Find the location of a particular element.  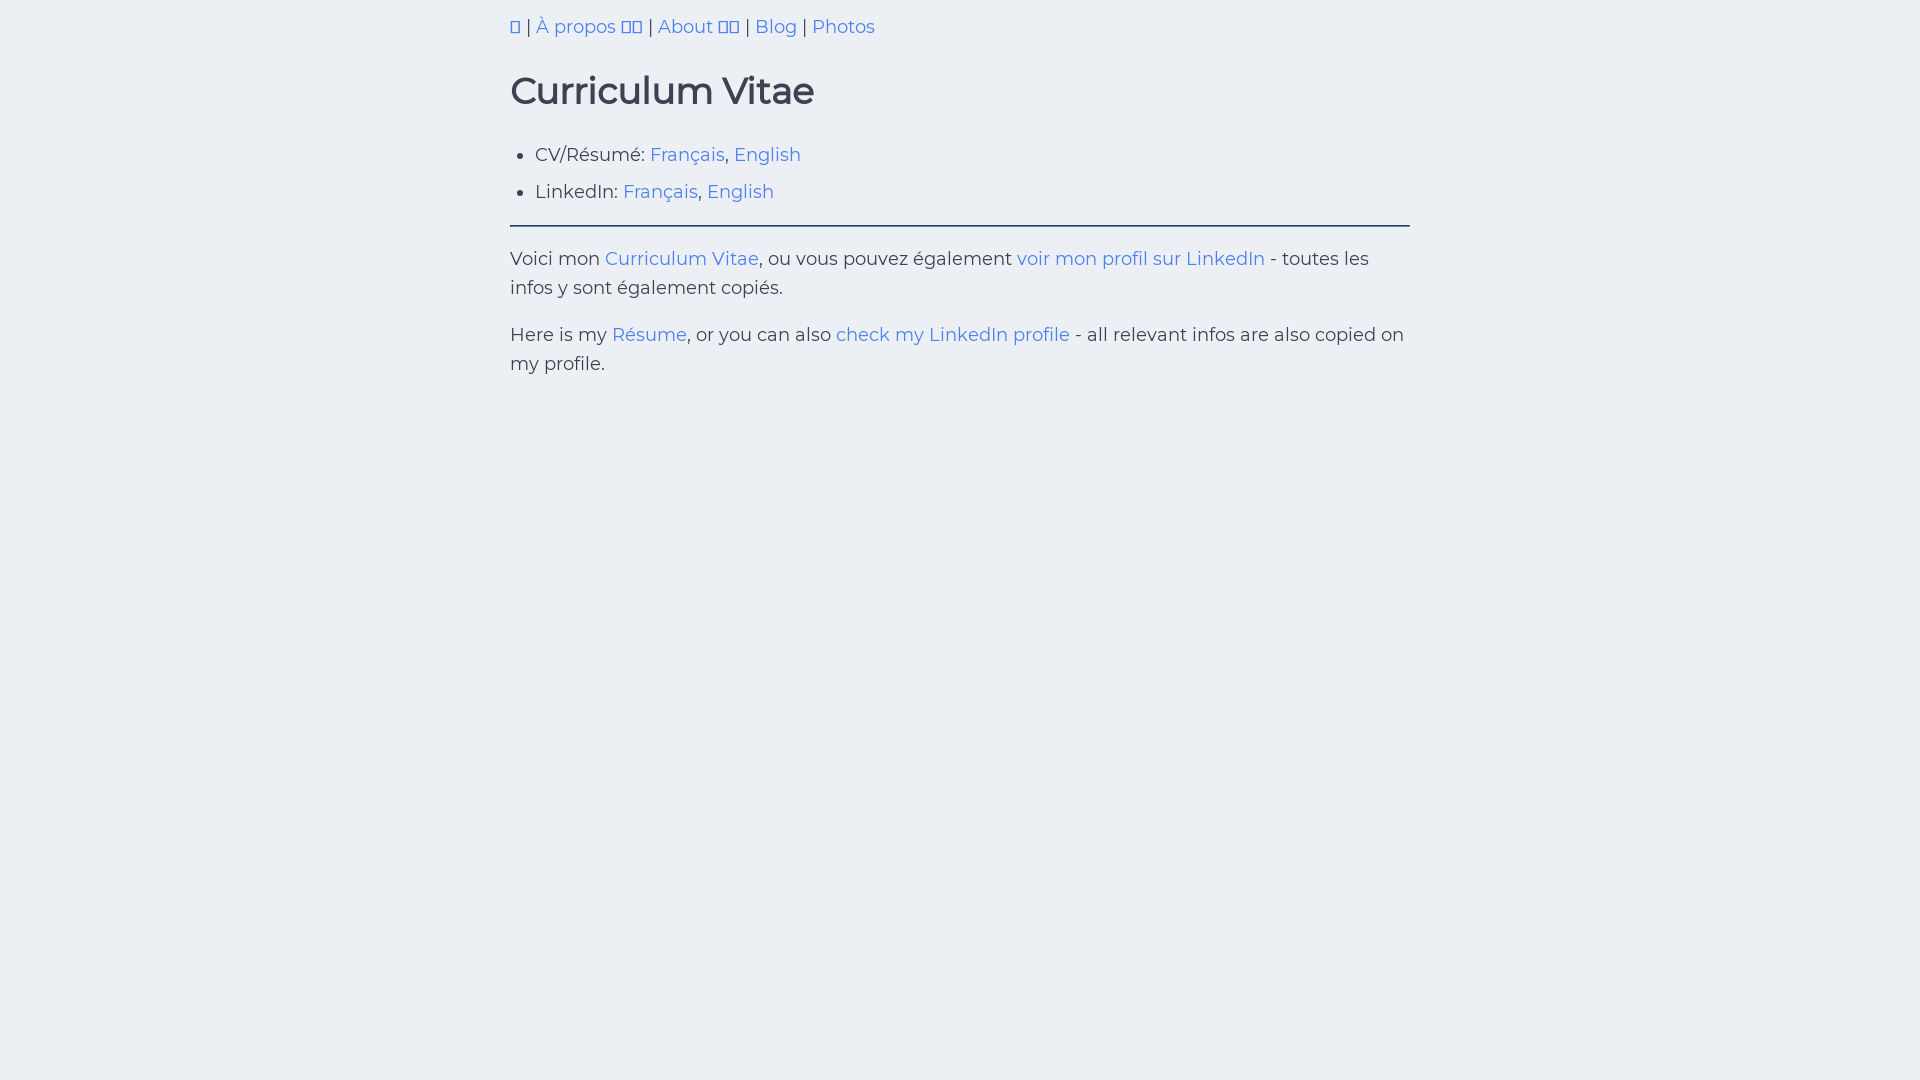

'English' is located at coordinates (766, 153).